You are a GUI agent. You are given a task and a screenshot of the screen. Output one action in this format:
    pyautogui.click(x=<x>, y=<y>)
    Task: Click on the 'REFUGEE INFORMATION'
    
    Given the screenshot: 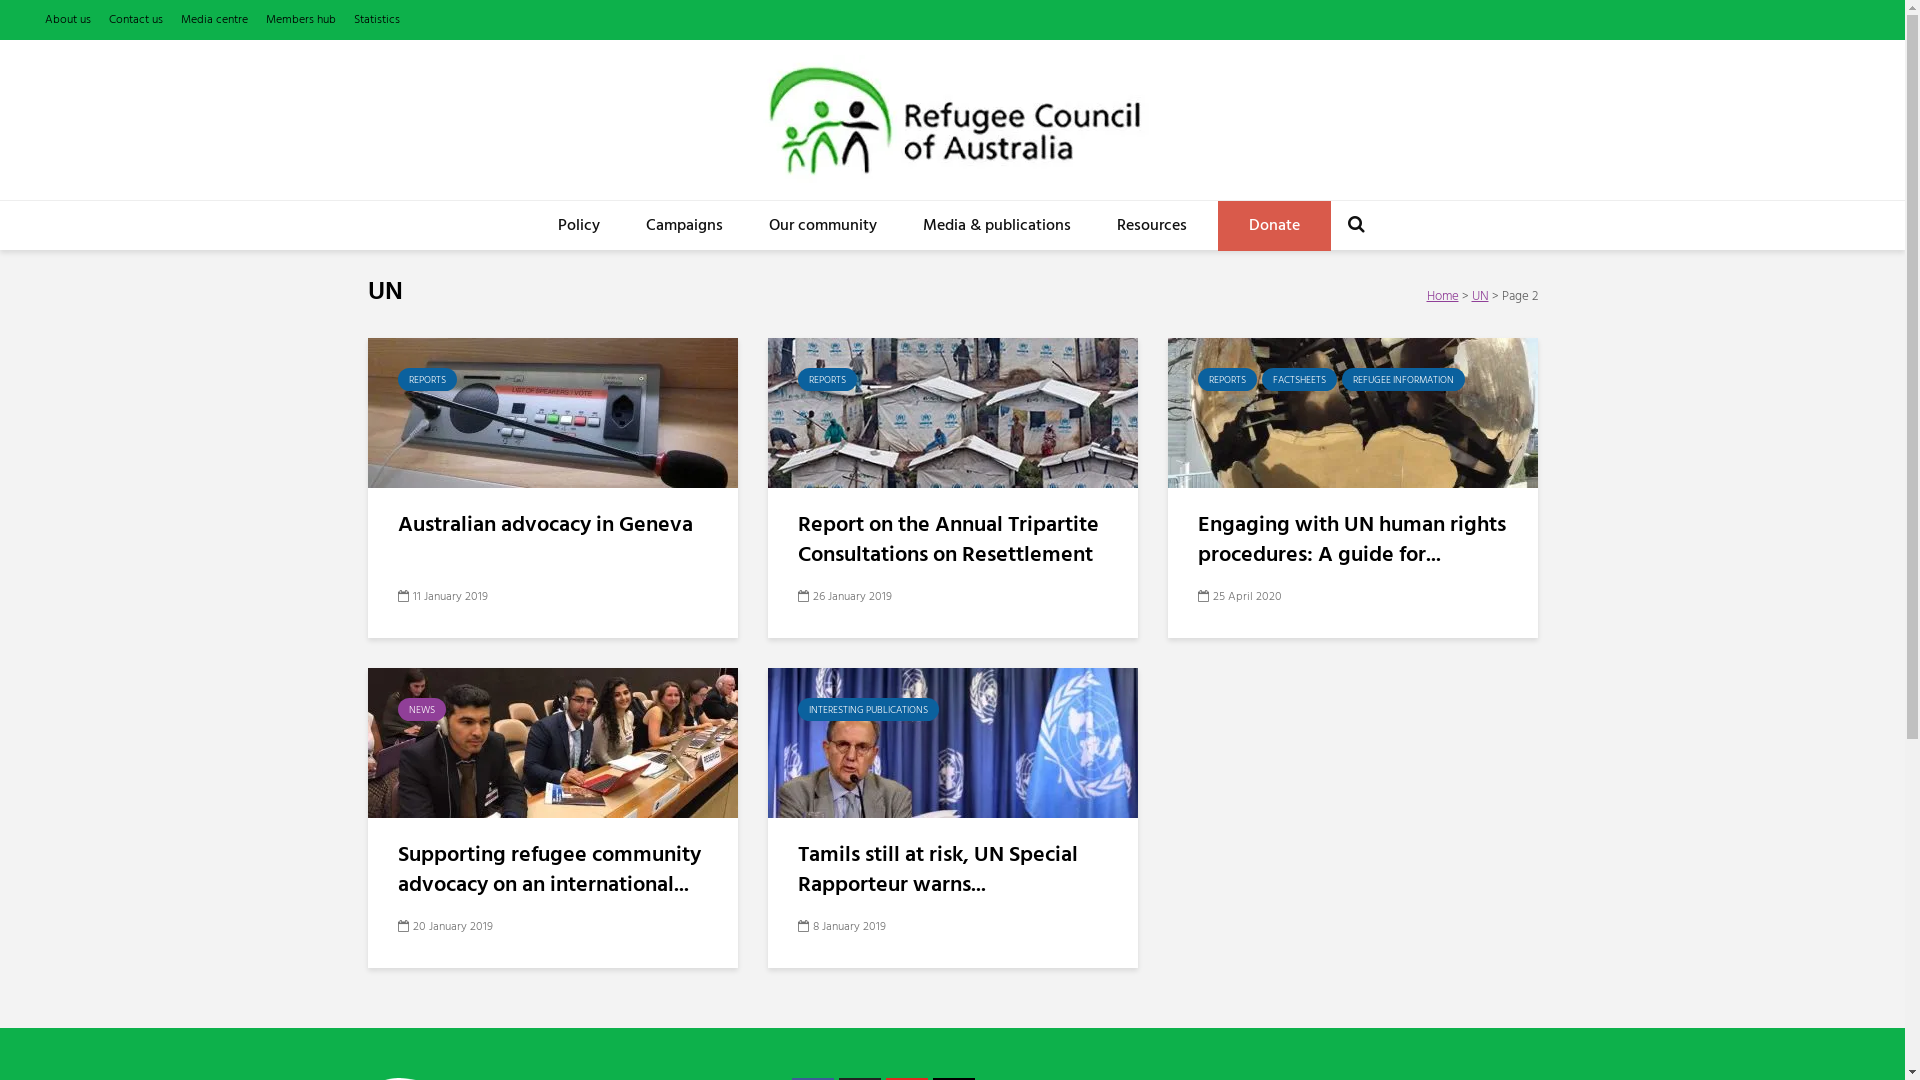 What is the action you would take?
    pyautogui.click(x=1402, y=379)
    